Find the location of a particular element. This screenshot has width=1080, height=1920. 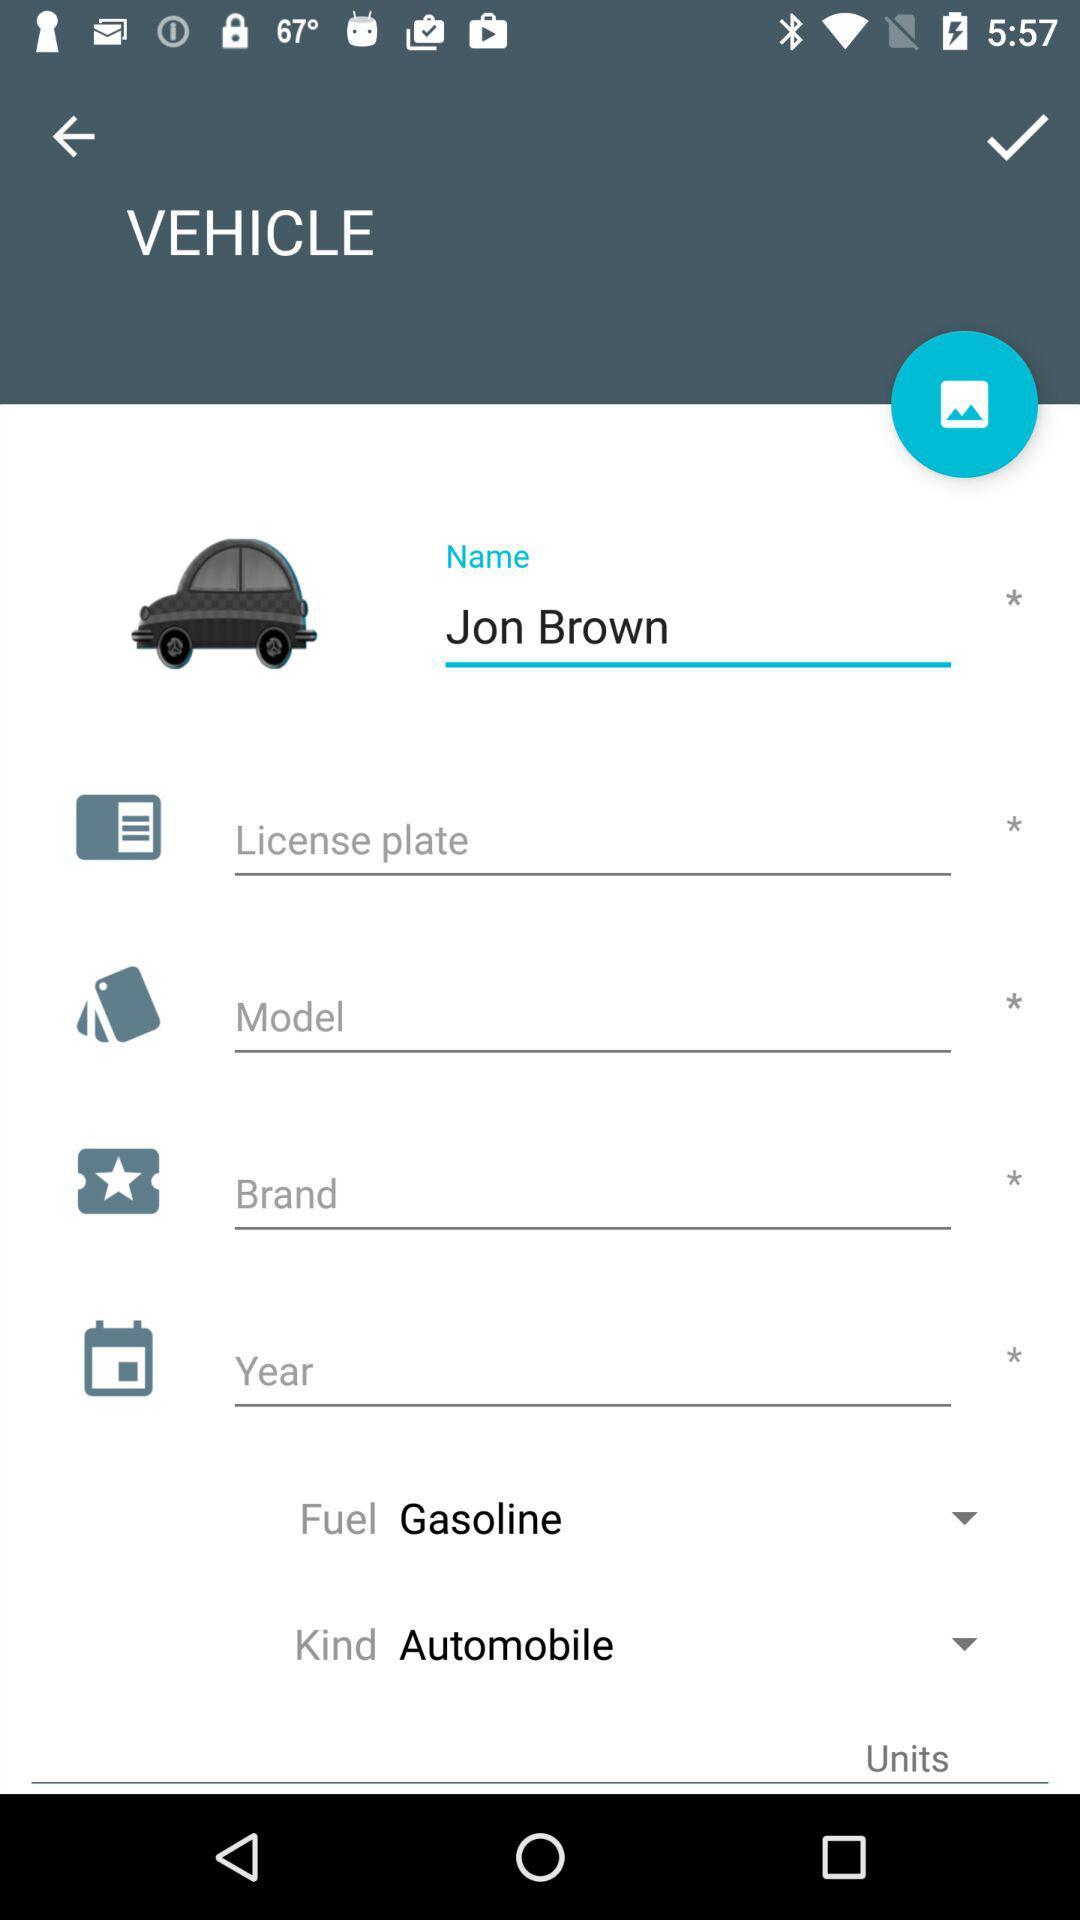

profile picture is located at coordinates (963, 403).